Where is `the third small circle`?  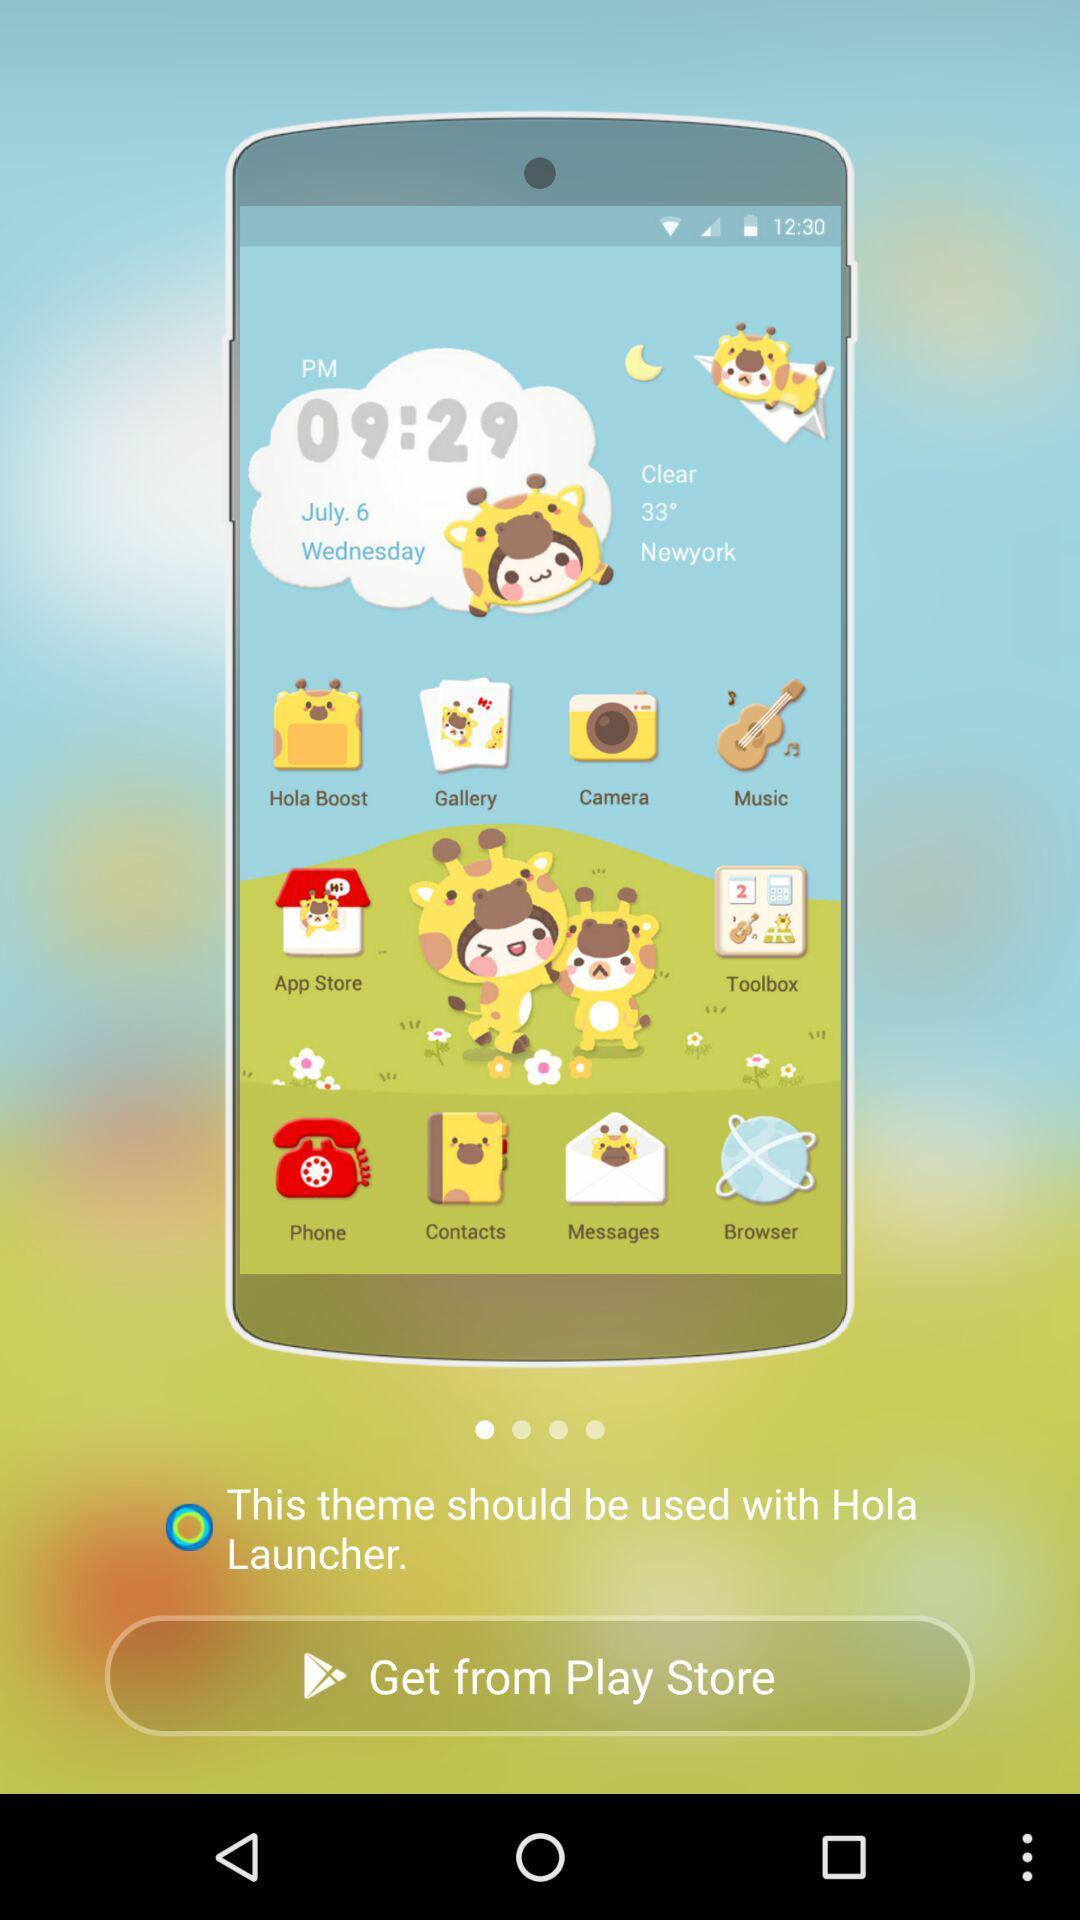 the third small circle is located at coordinates (558, 1428).